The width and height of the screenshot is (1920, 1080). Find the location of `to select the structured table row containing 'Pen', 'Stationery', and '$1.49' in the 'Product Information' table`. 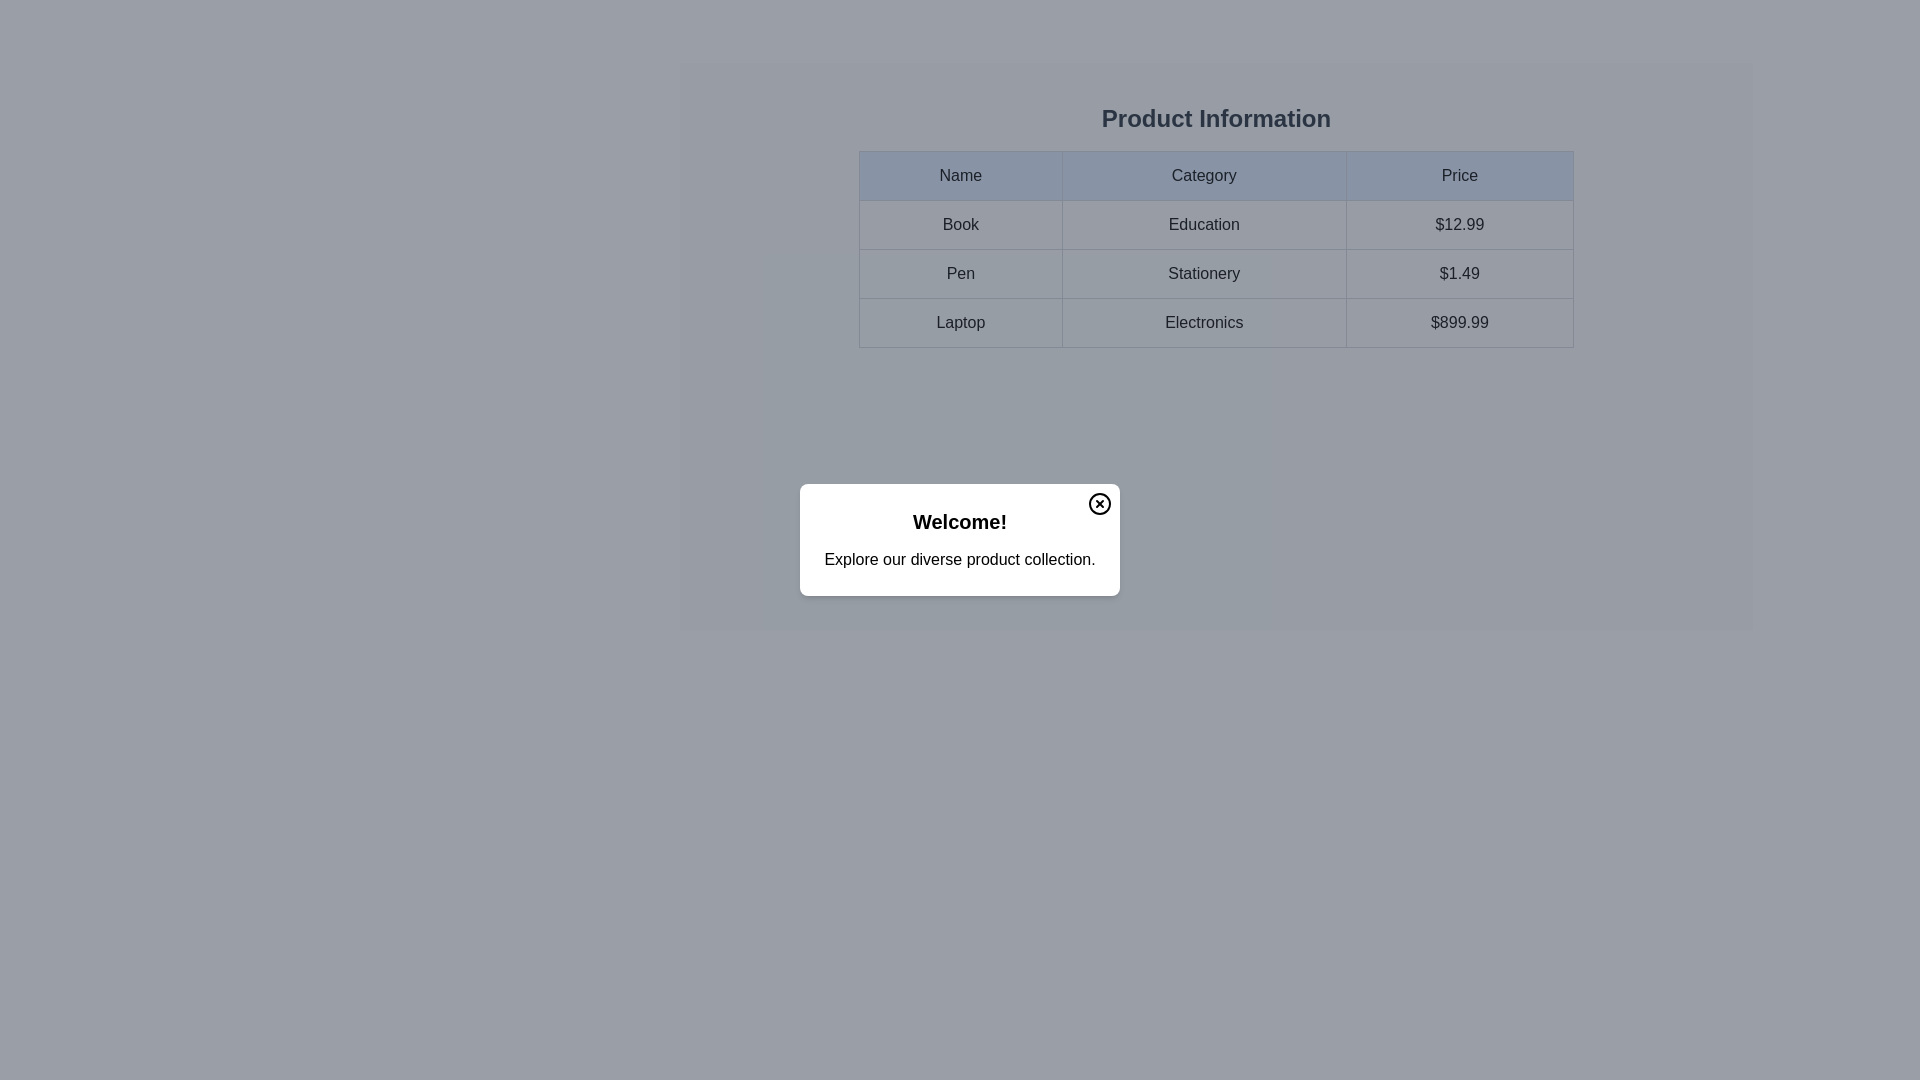

to select the structured table row containing 'Pen', 'Stationery', and '$1.49' in the 'Product Information' table is located at coordinates (1215, 273).